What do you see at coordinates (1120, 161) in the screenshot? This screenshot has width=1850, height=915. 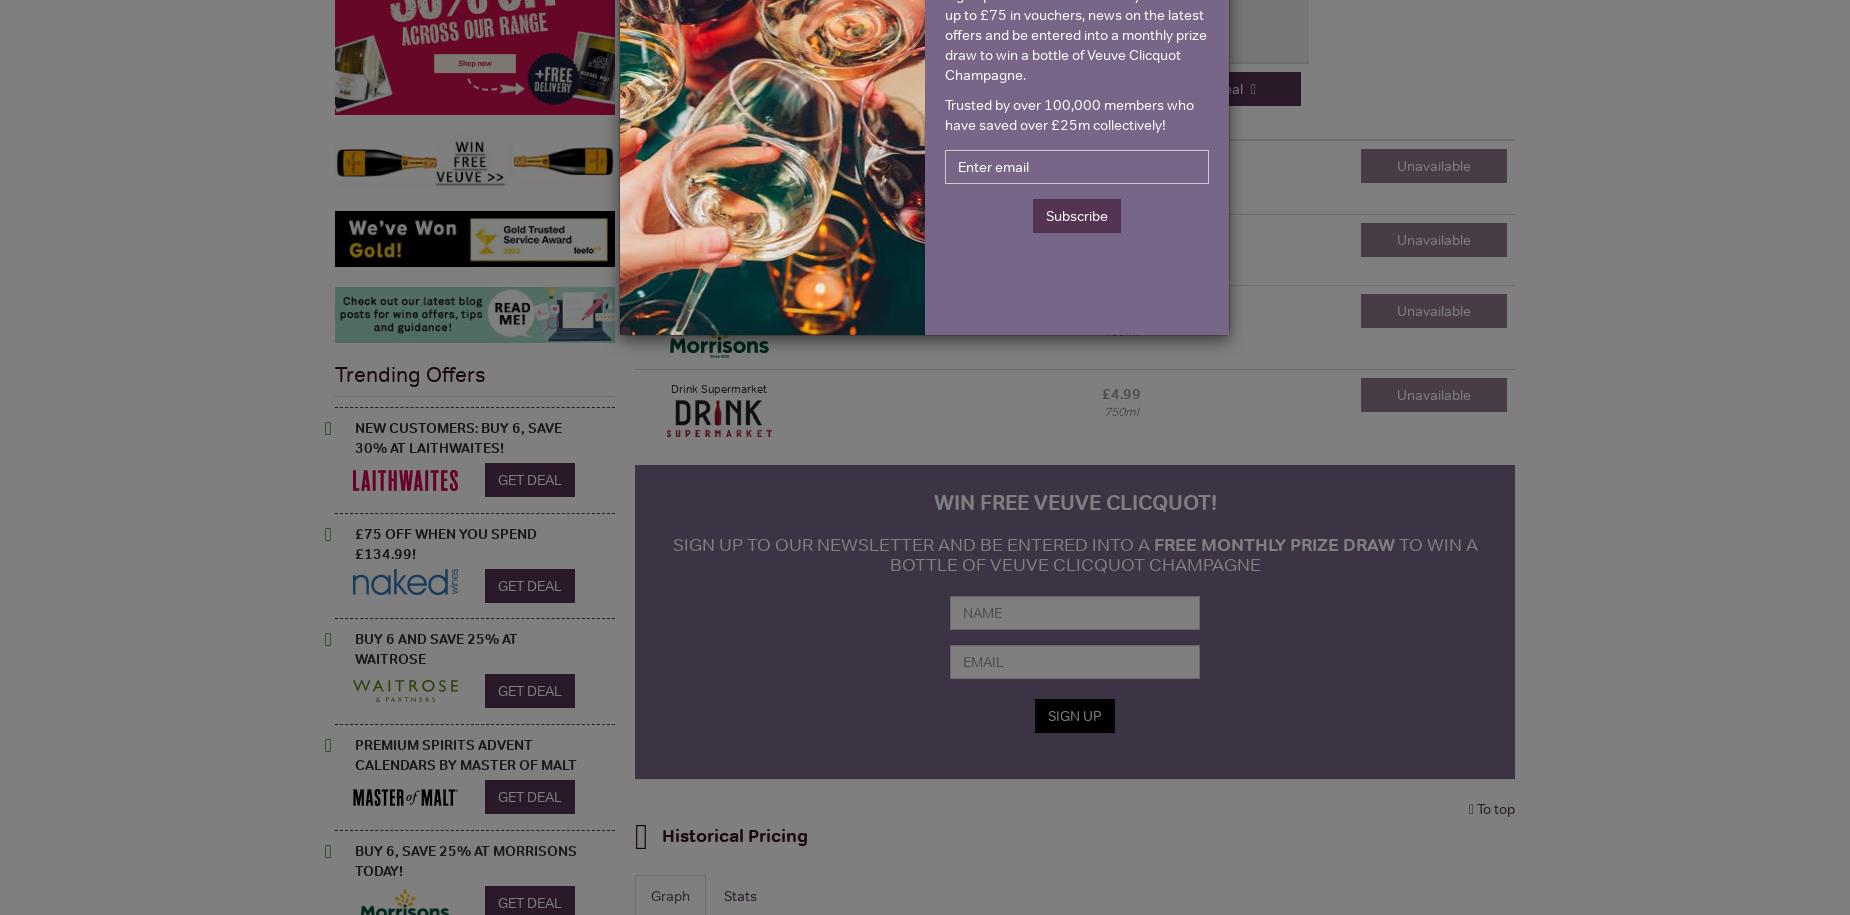 I see `'£4.50'` at bounding box center [1120, 161].